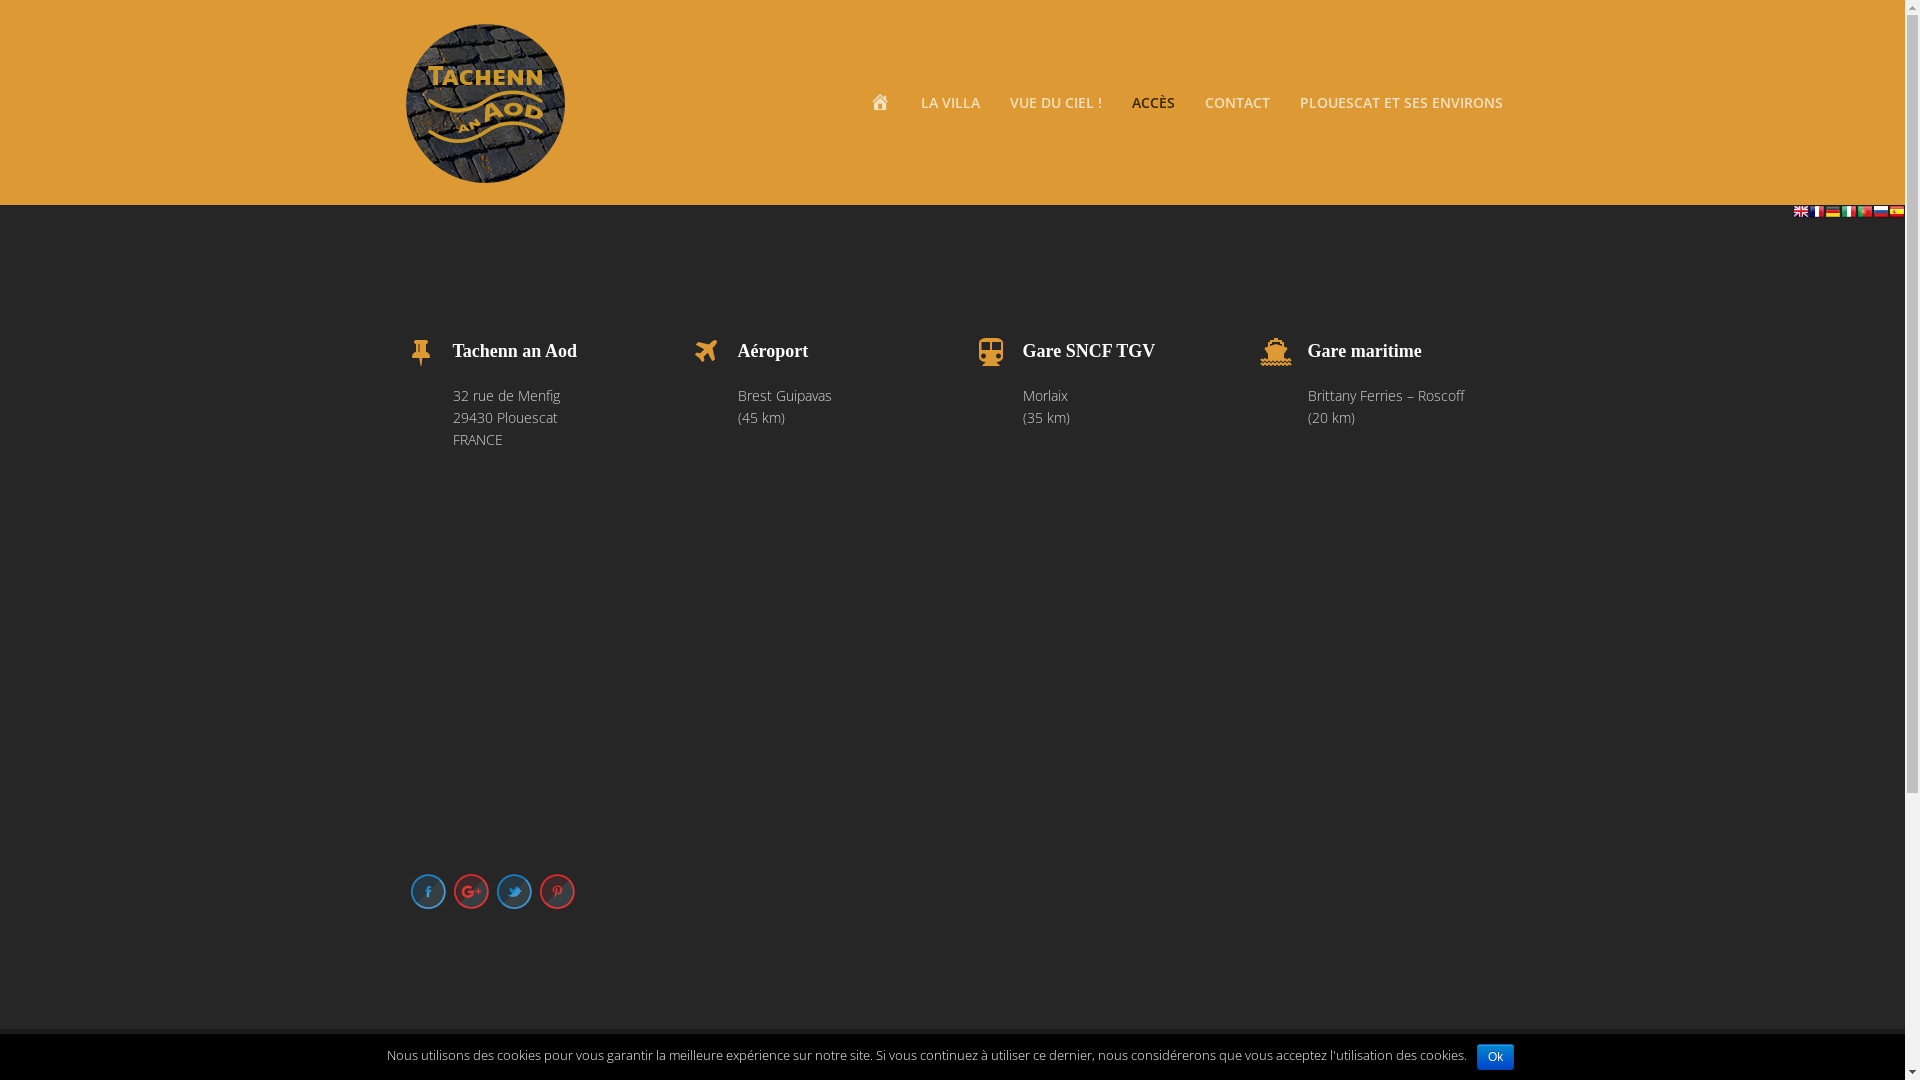  I want to click on 'Google+', so click(470, 890).